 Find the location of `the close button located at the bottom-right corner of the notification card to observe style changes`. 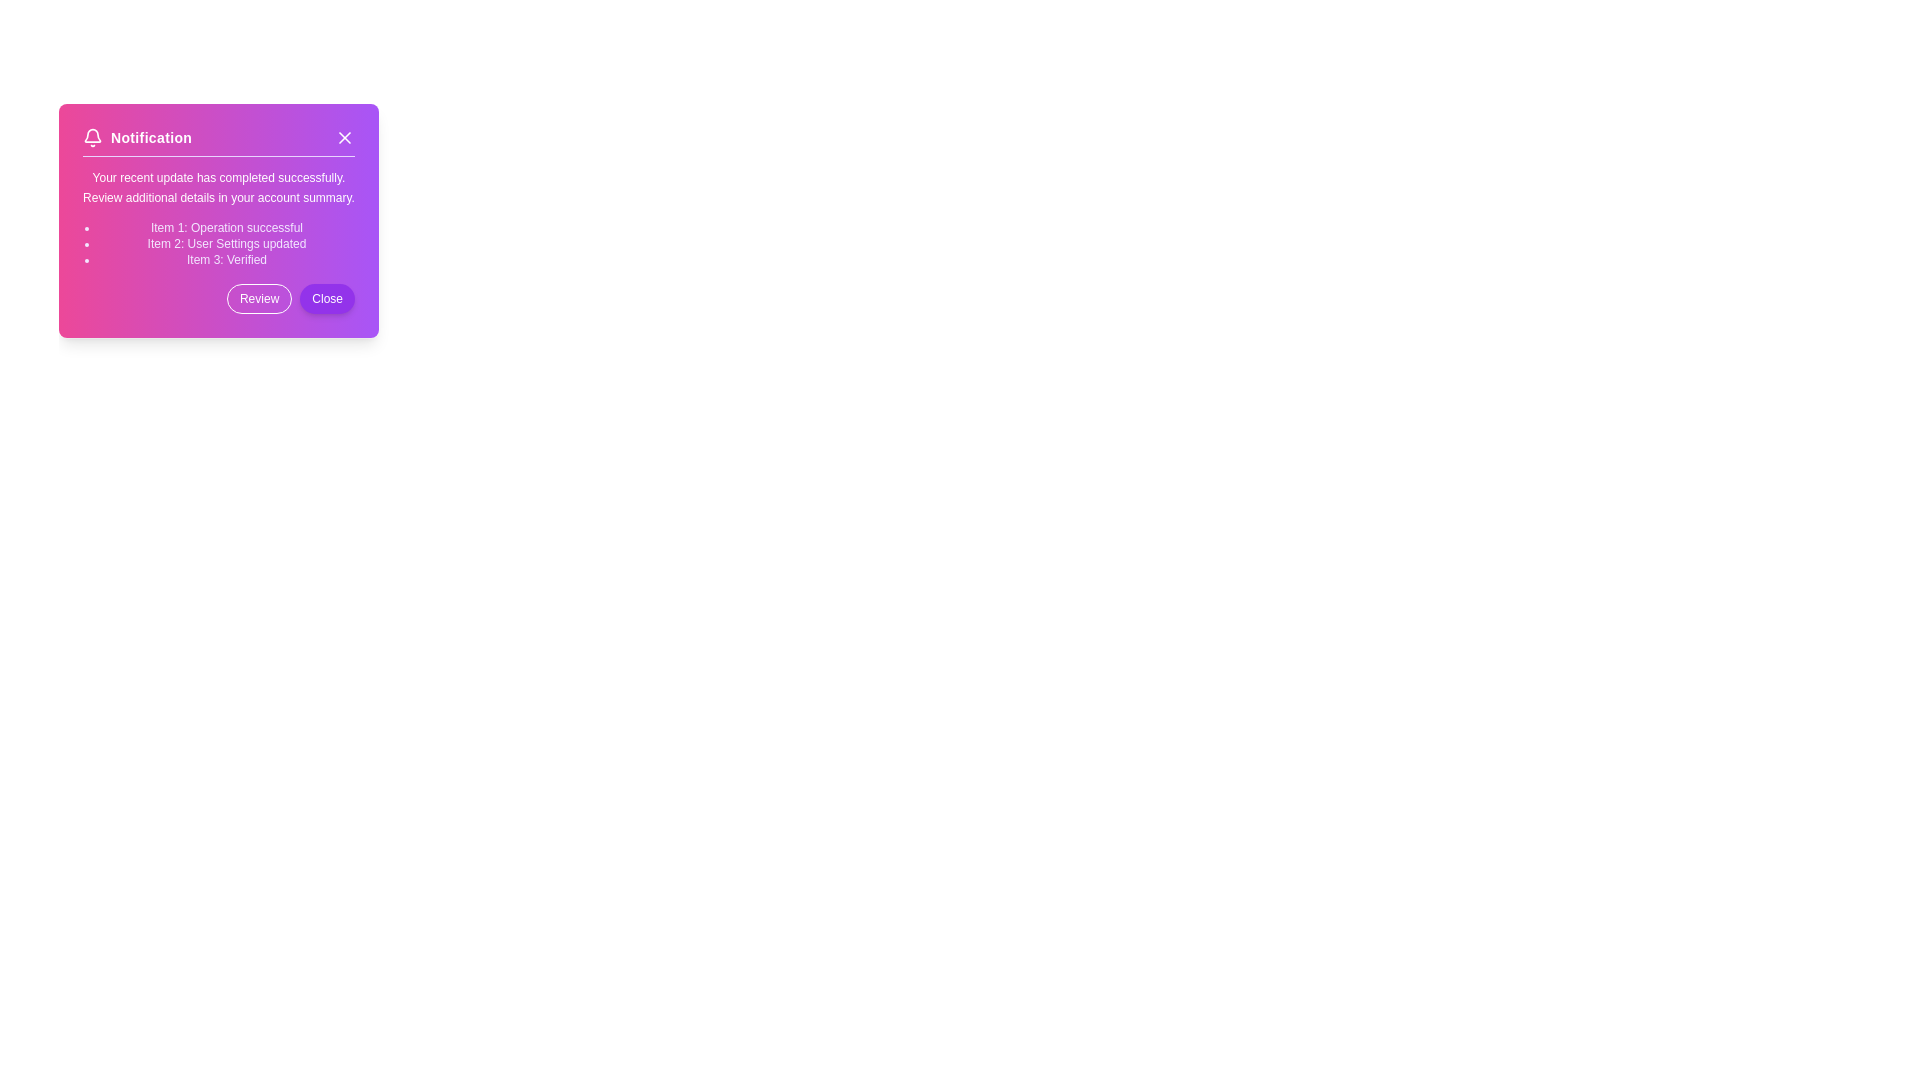

the close button located at the bottom-right corner of the notification card to observe style changes is located at coordinates (327, 299).